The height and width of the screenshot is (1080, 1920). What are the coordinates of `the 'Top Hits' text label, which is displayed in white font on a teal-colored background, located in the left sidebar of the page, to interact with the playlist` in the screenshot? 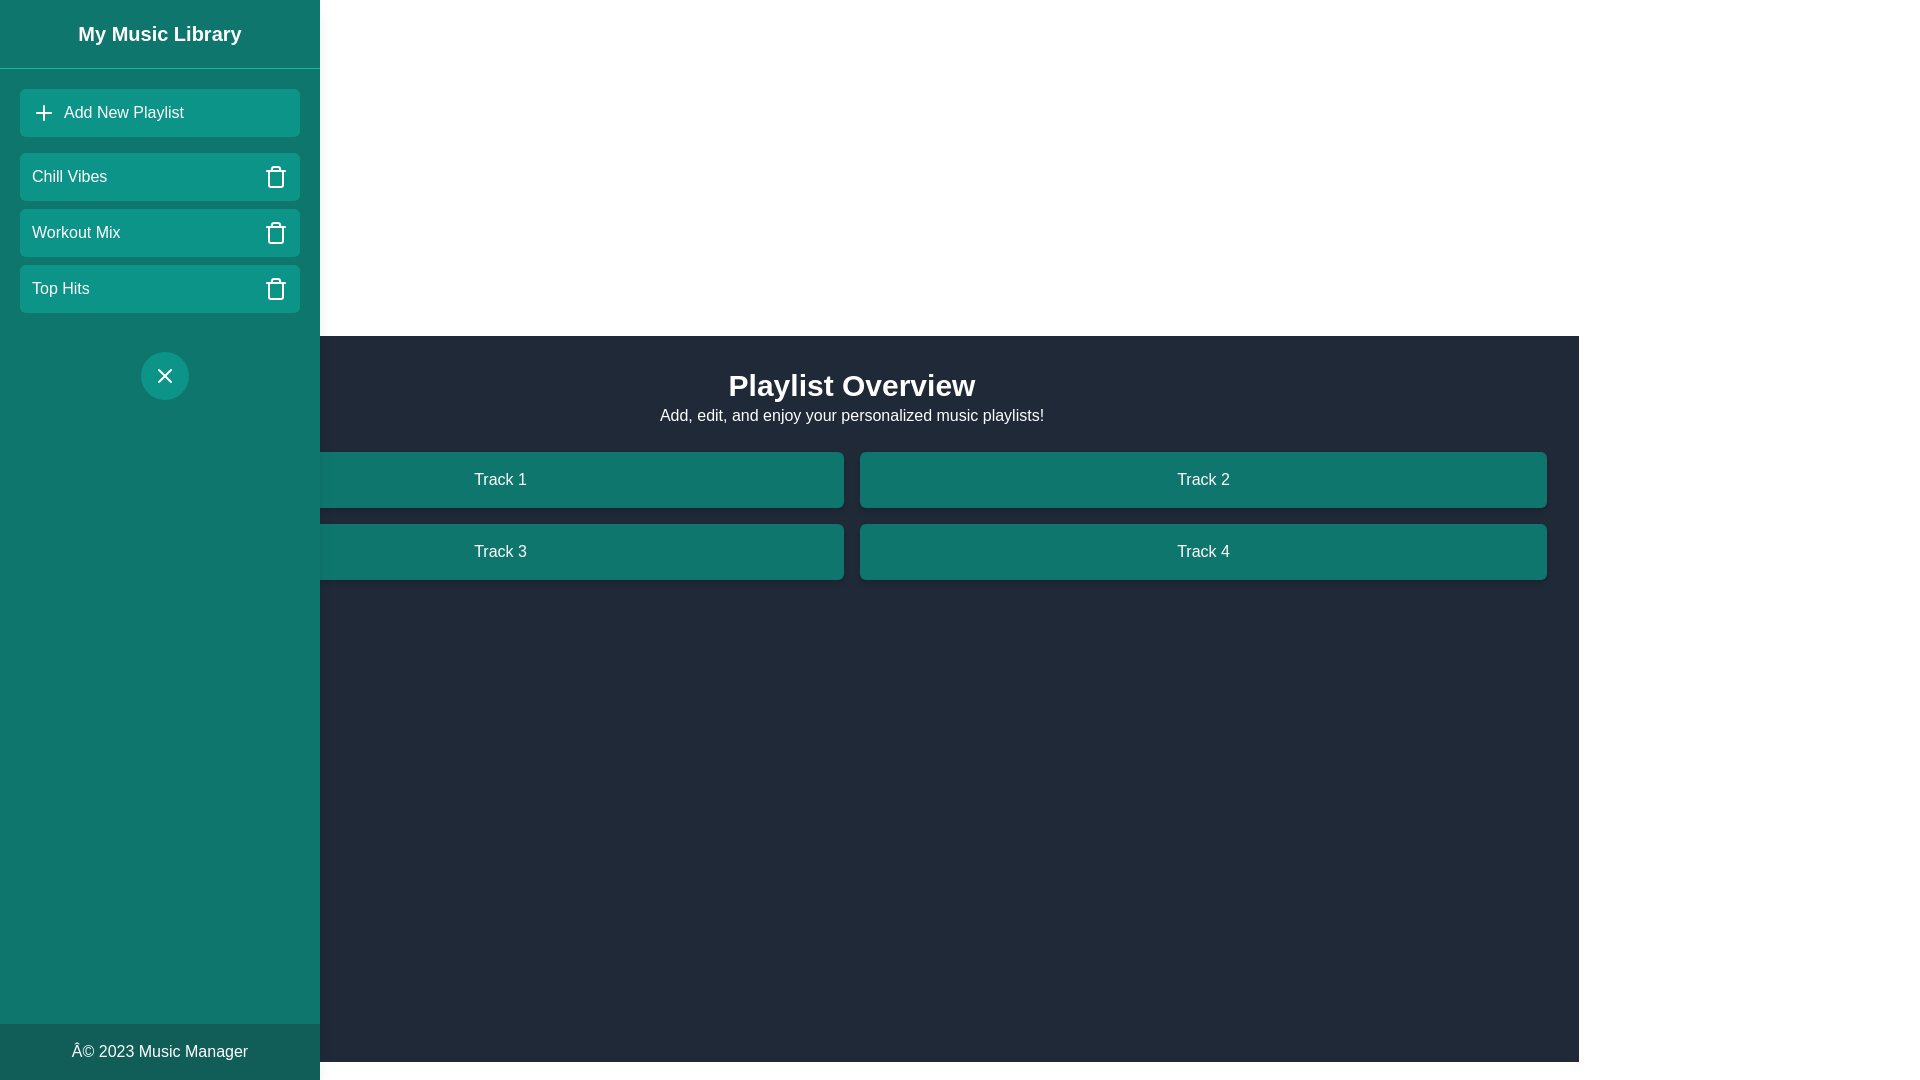 It's located at (60, 289).